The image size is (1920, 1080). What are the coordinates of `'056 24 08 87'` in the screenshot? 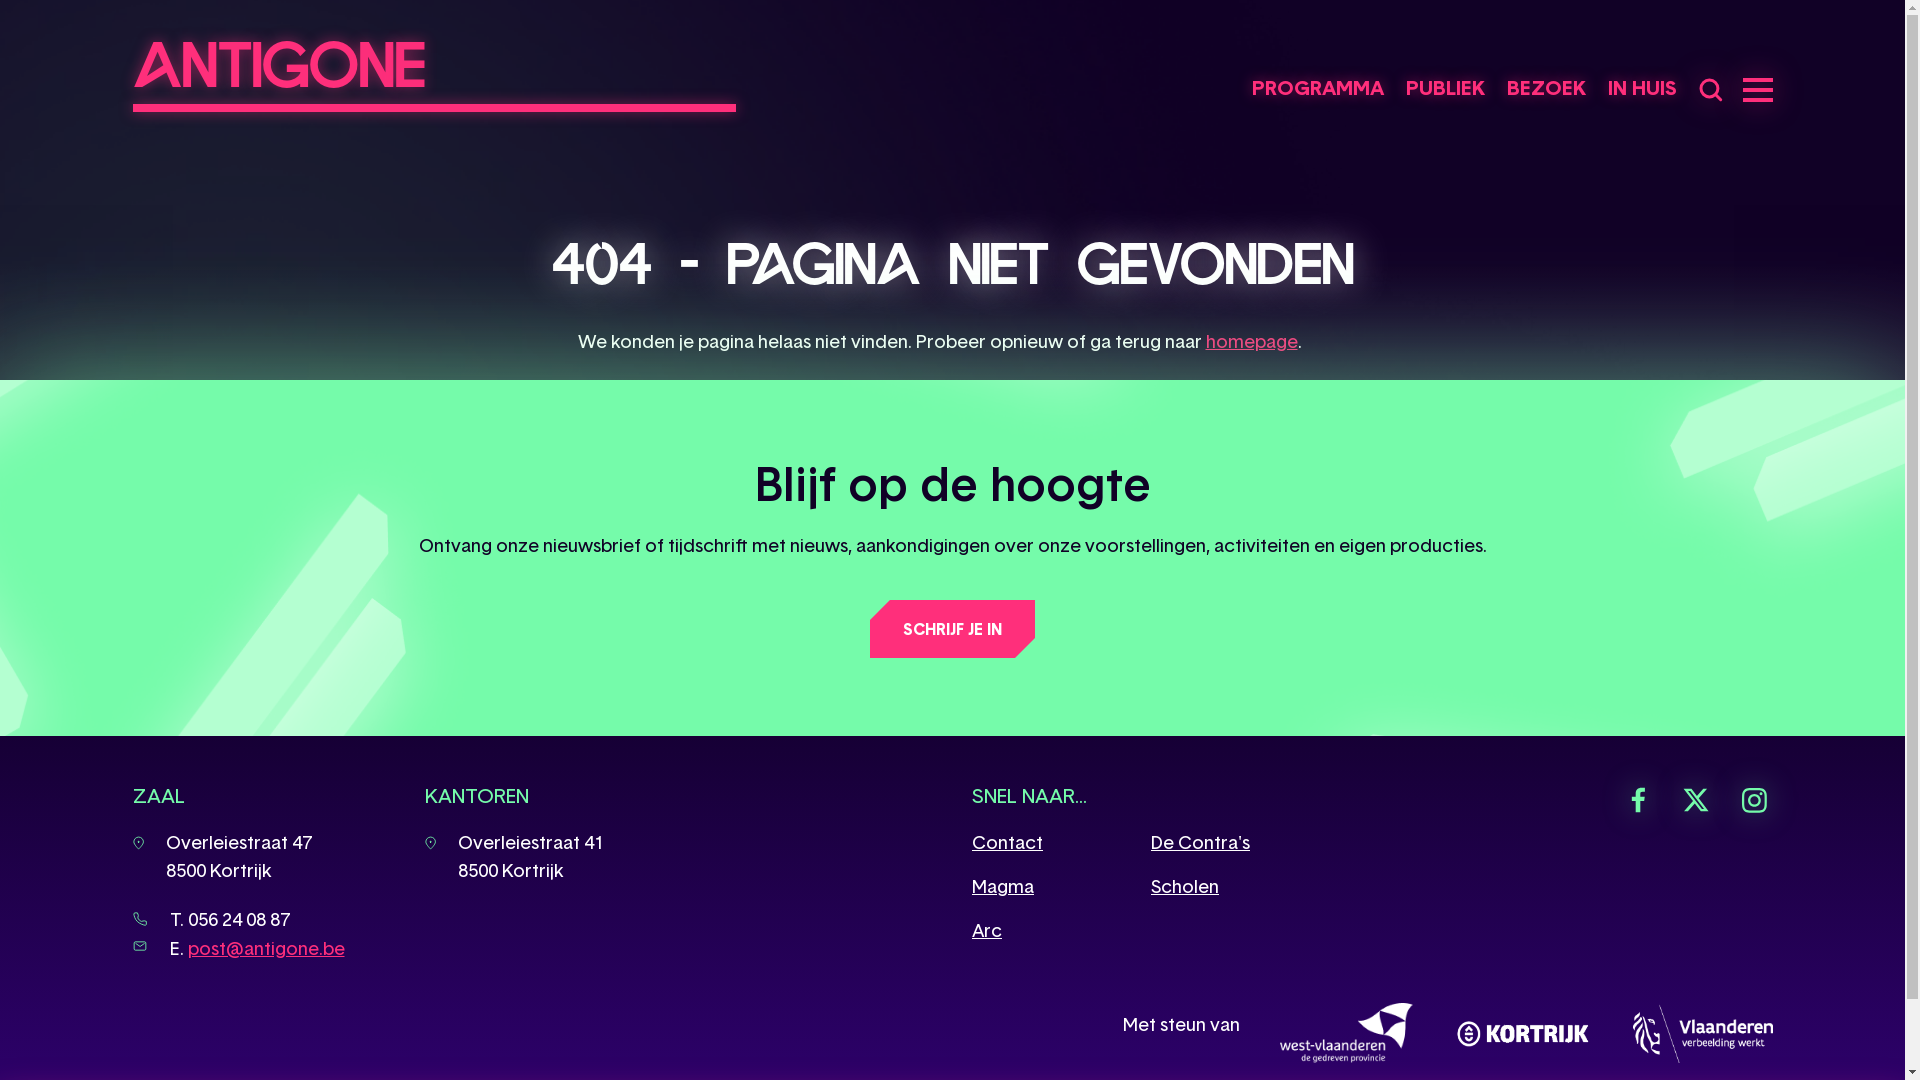 It's located at (239, 919).